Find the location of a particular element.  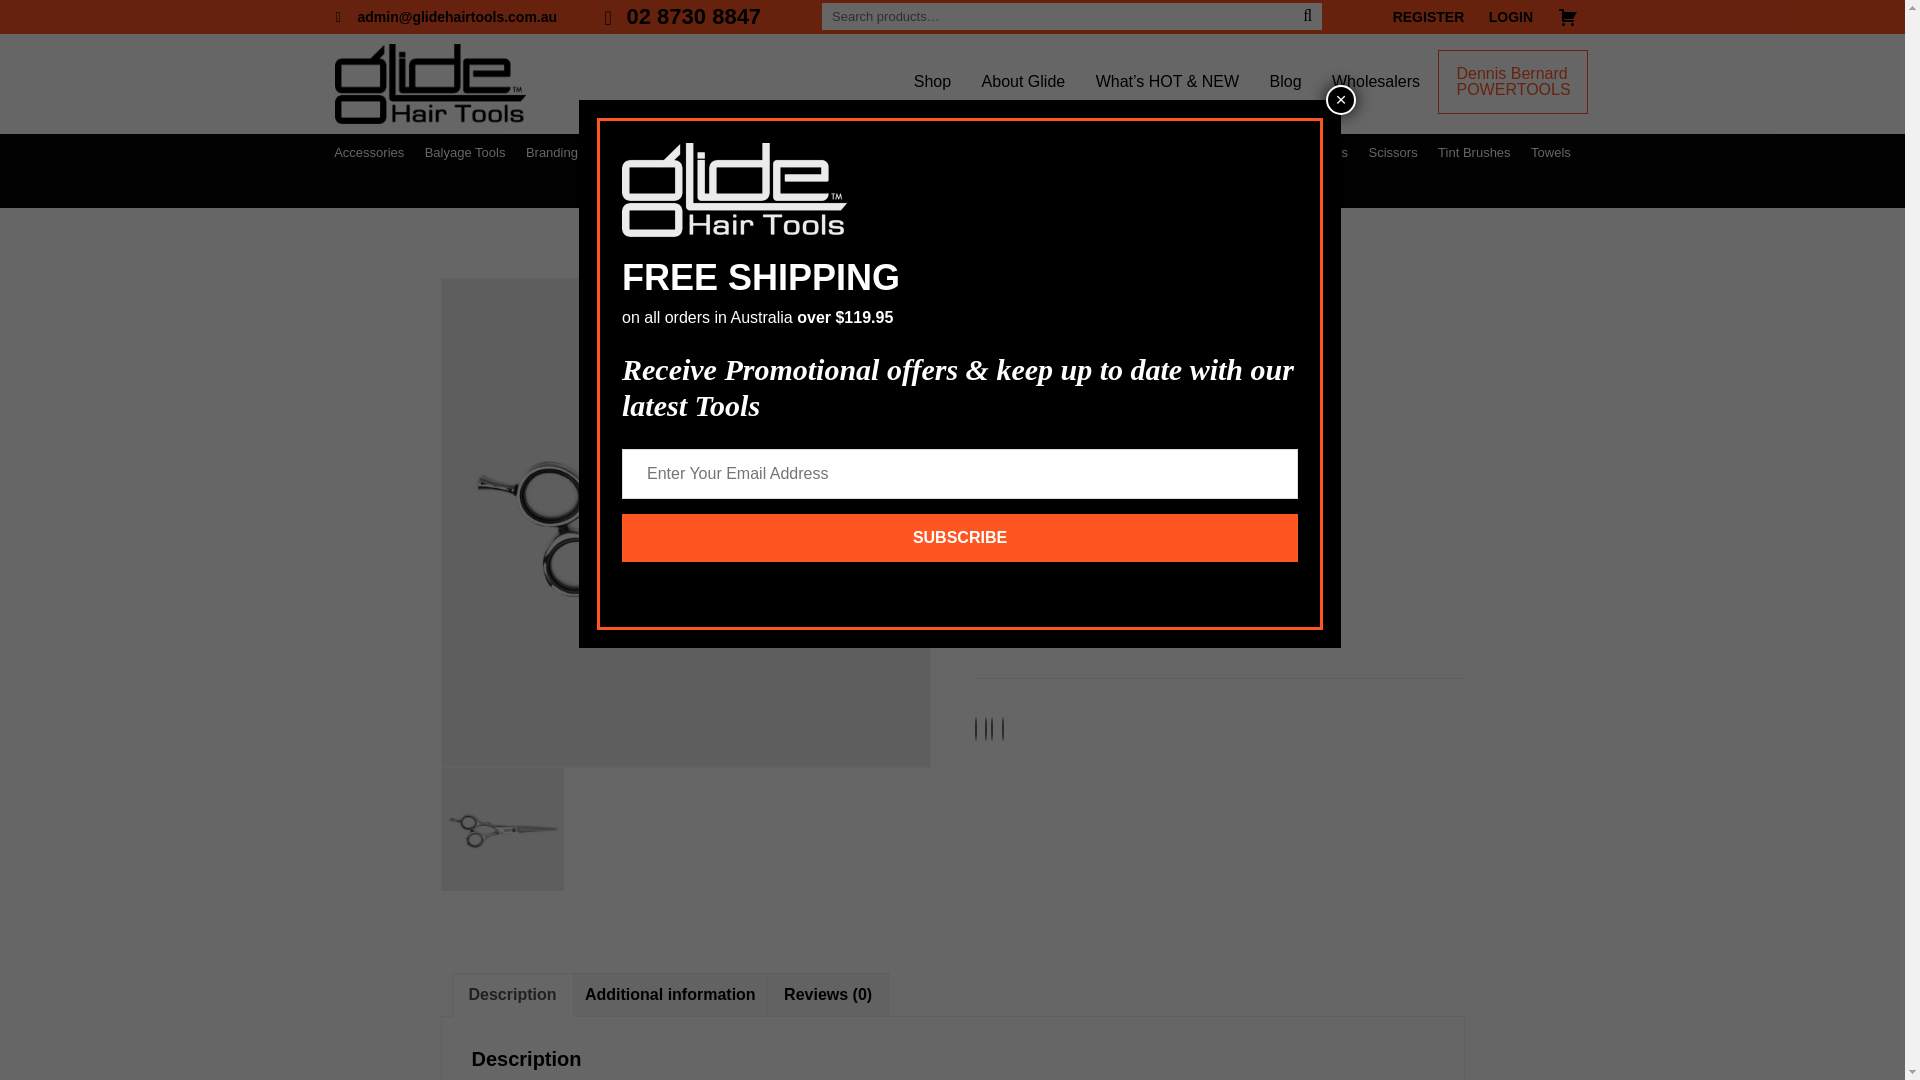

'Electricals' is located at coordinates (974, 151).